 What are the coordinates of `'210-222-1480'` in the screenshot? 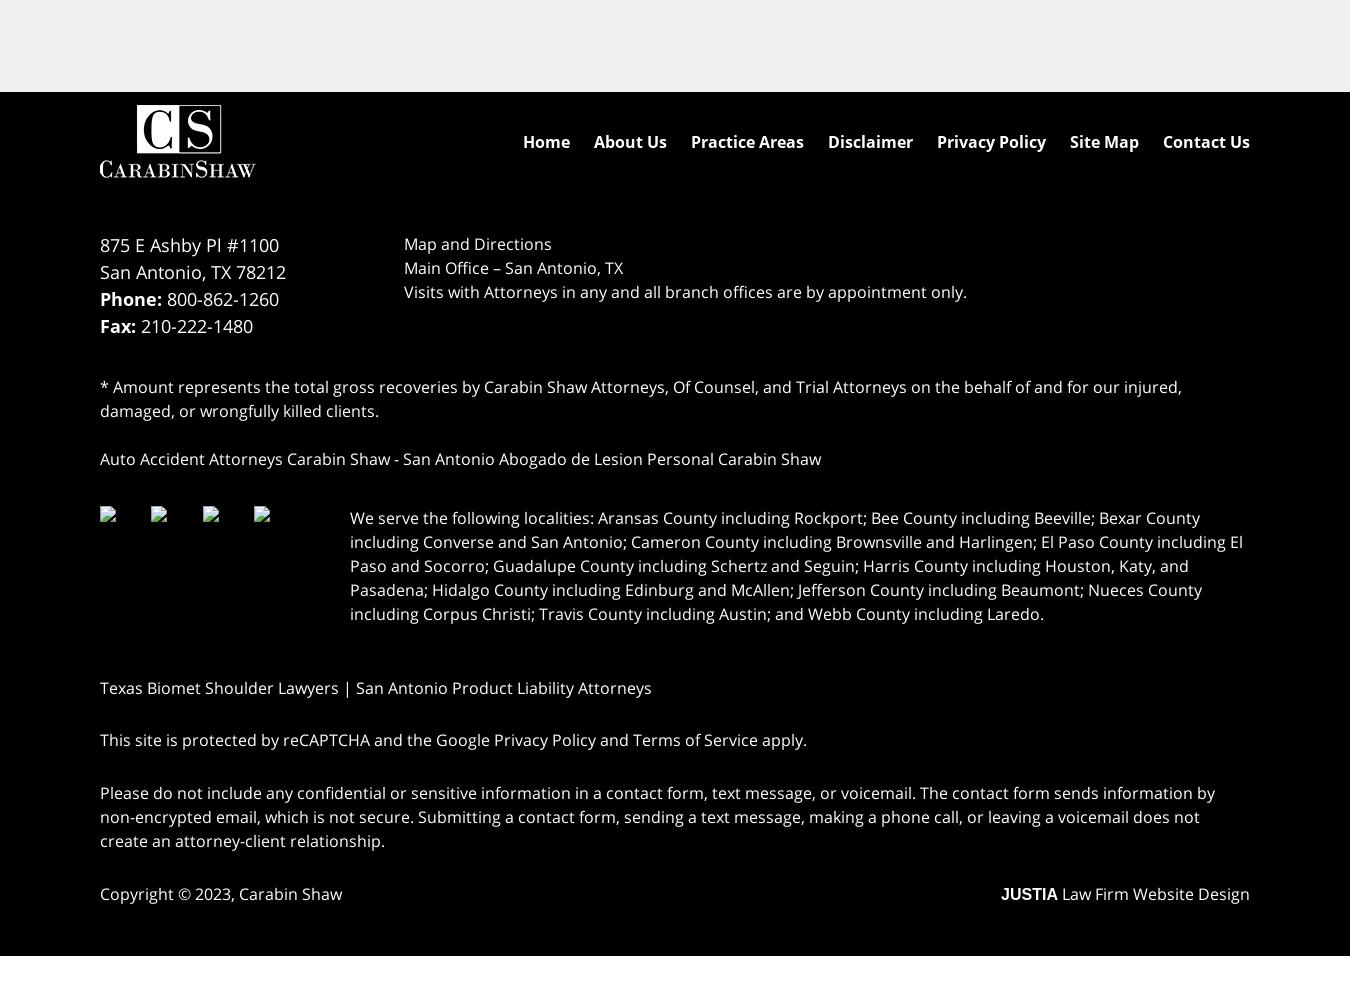 It's located at (196, 324).